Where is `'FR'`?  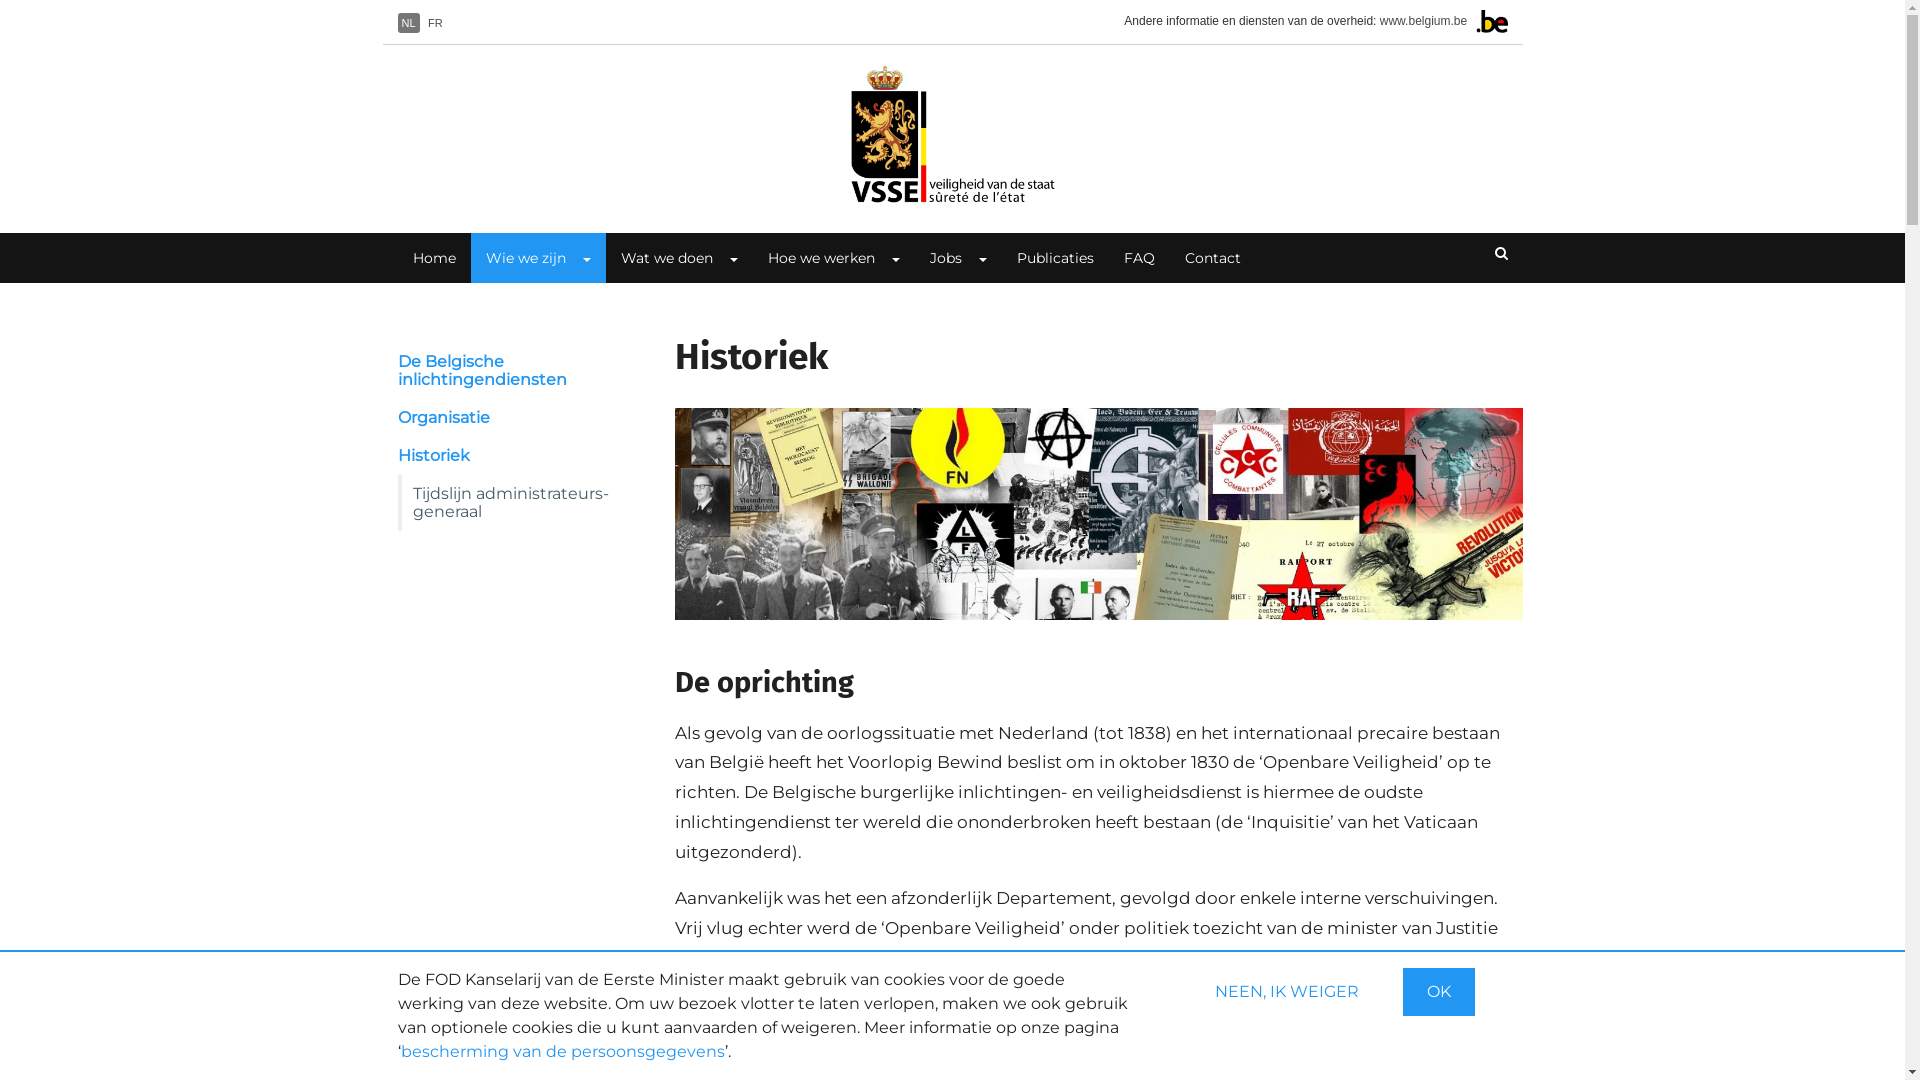 'FR' is located at coordinates (434, 23).